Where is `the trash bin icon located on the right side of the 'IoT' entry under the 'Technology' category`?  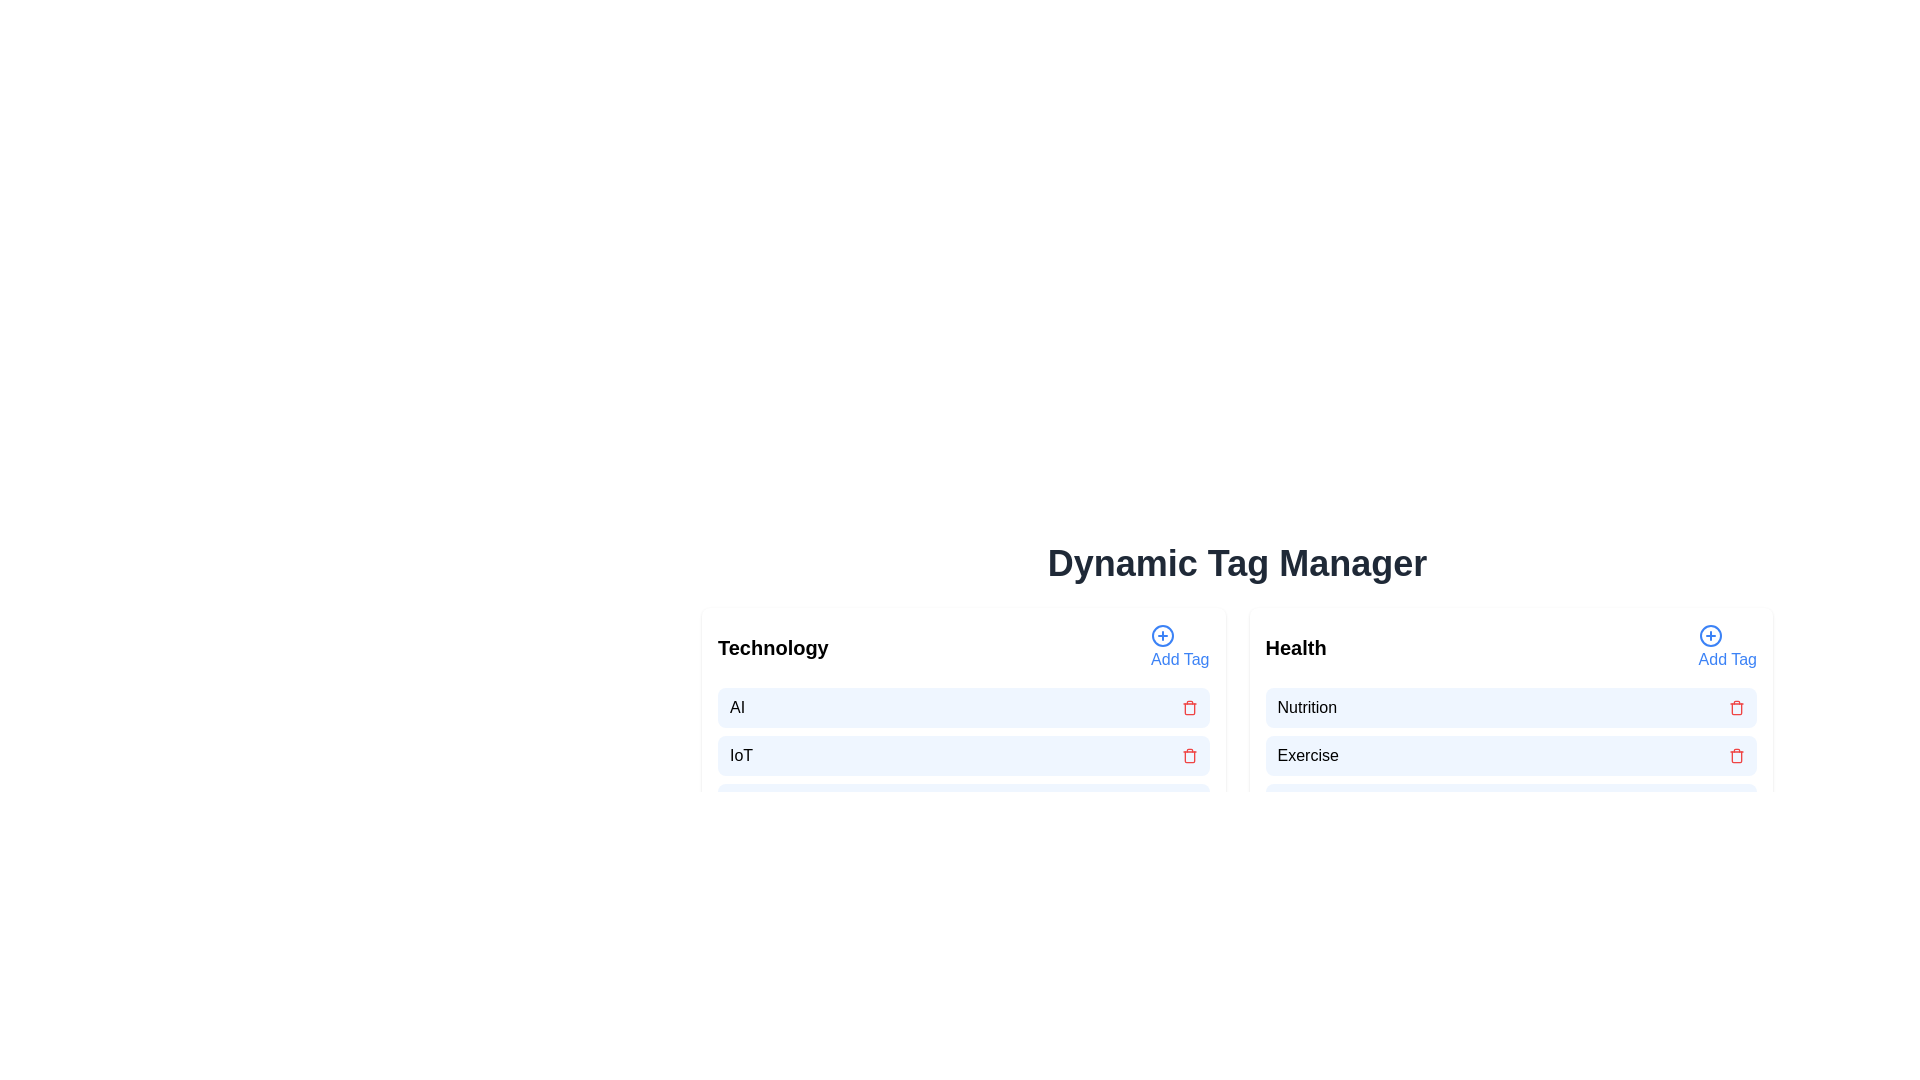 the trash bin icon located on the right side of the 'IoT' entry under the 'Technology' category is located at coordinates (1189, 757).